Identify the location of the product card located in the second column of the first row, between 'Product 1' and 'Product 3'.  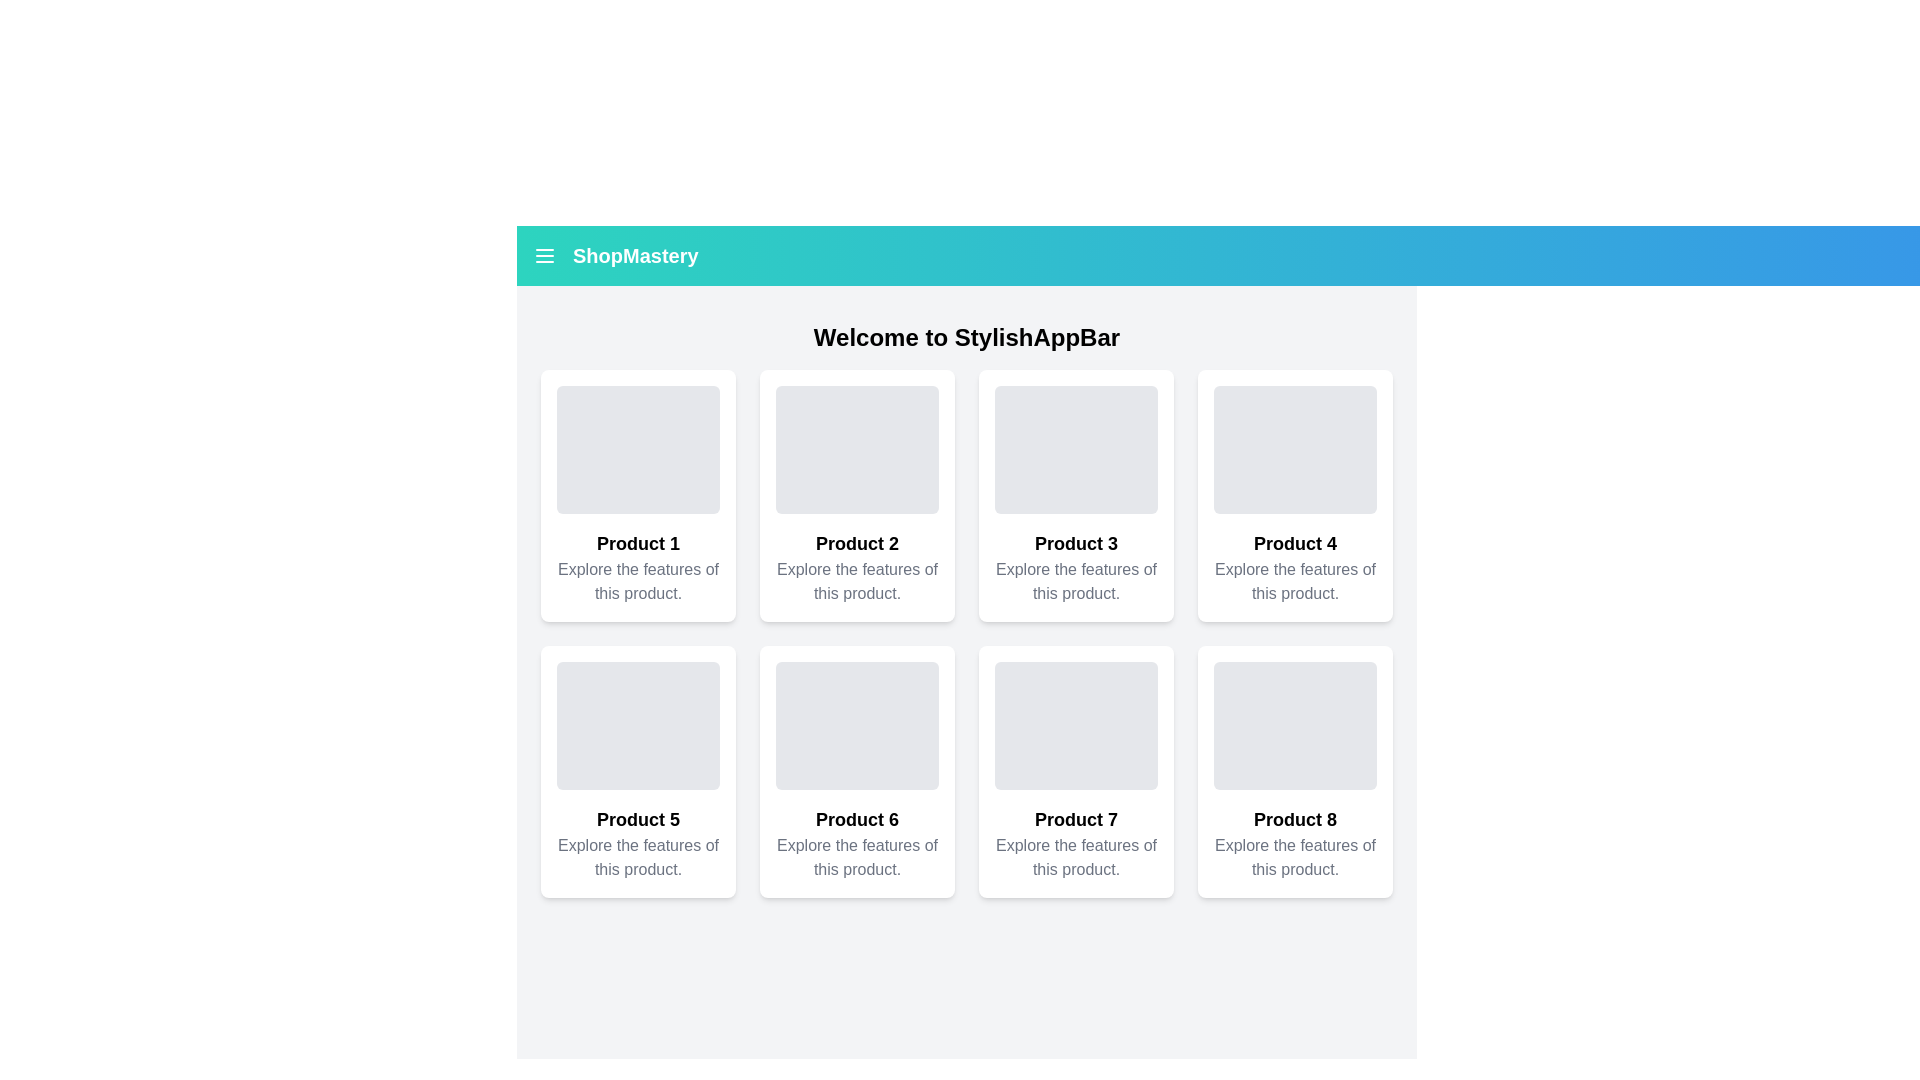
(857, 495).